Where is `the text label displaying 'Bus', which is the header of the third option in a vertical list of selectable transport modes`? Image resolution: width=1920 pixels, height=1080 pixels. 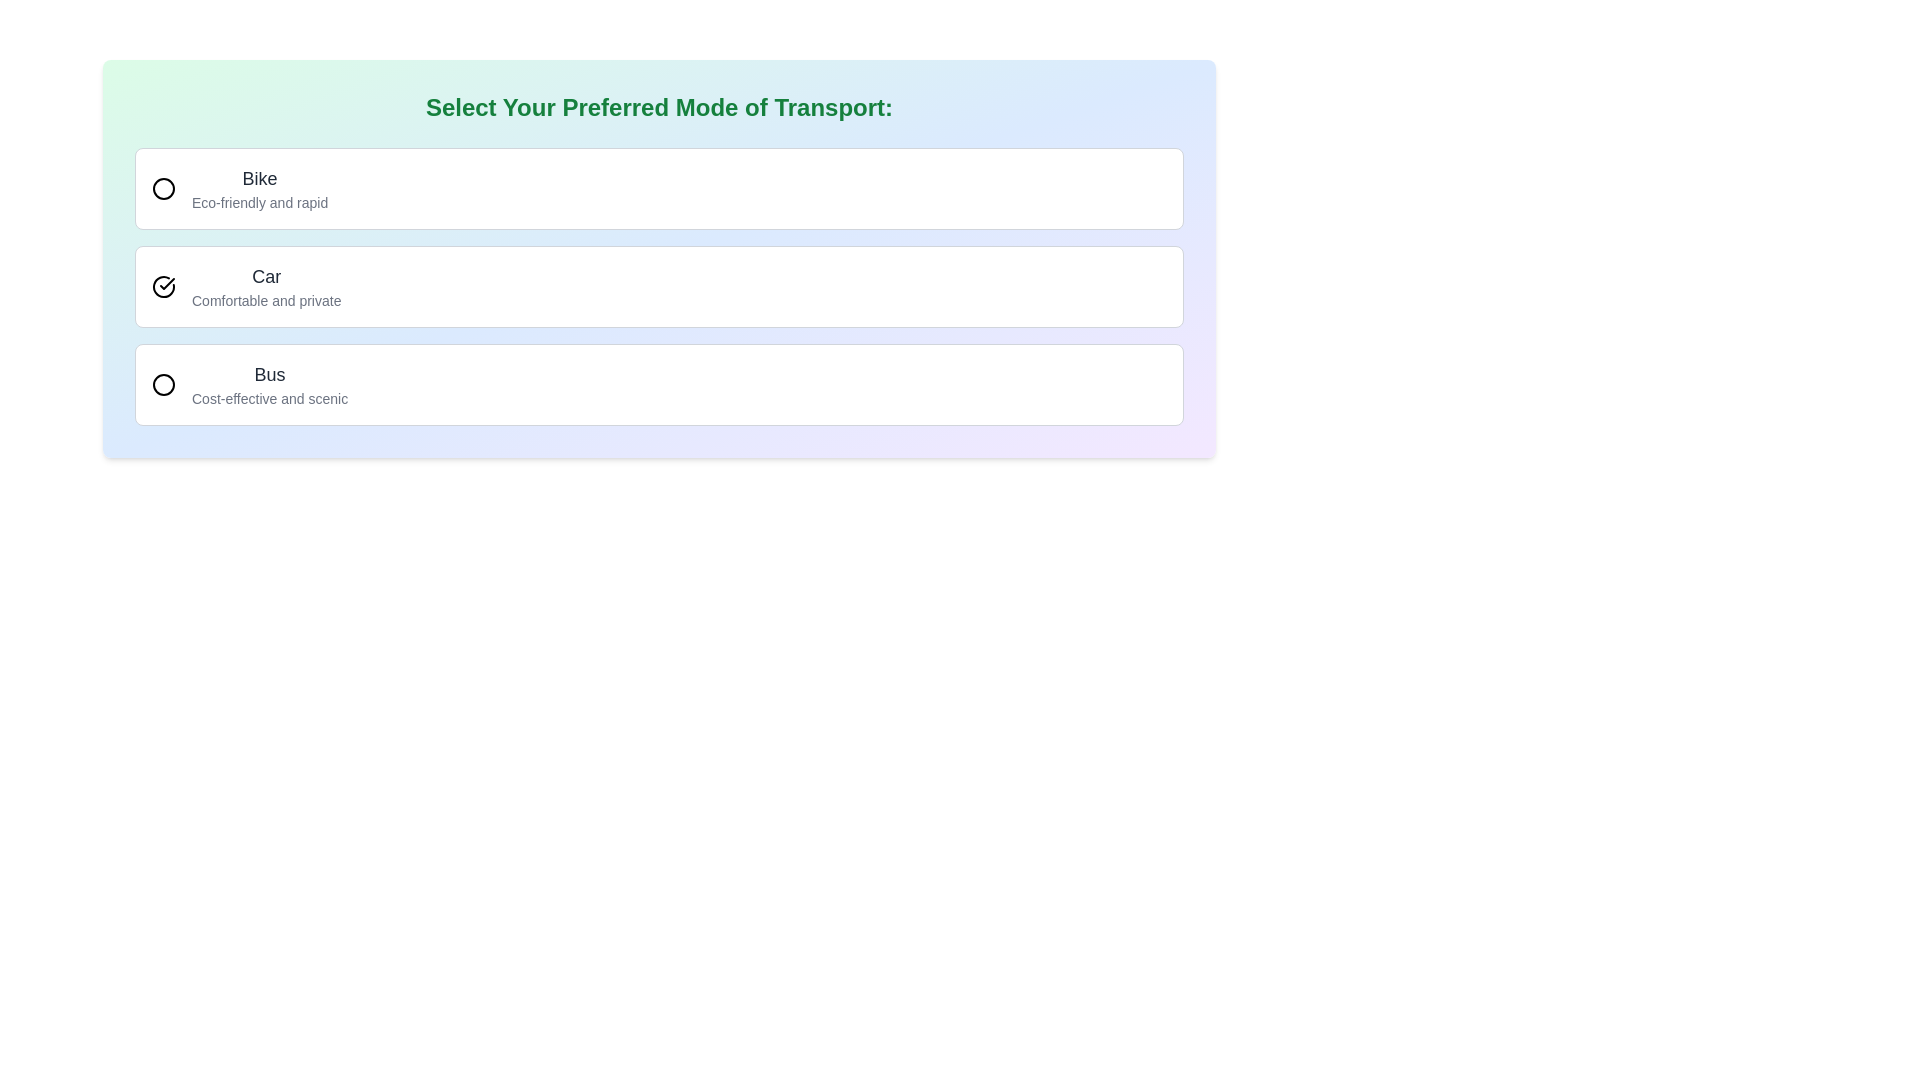
the text label displaying 'Bus', which is the header of the third option in a vertical list of selectable transport modes is located at coordinates (269, 374).